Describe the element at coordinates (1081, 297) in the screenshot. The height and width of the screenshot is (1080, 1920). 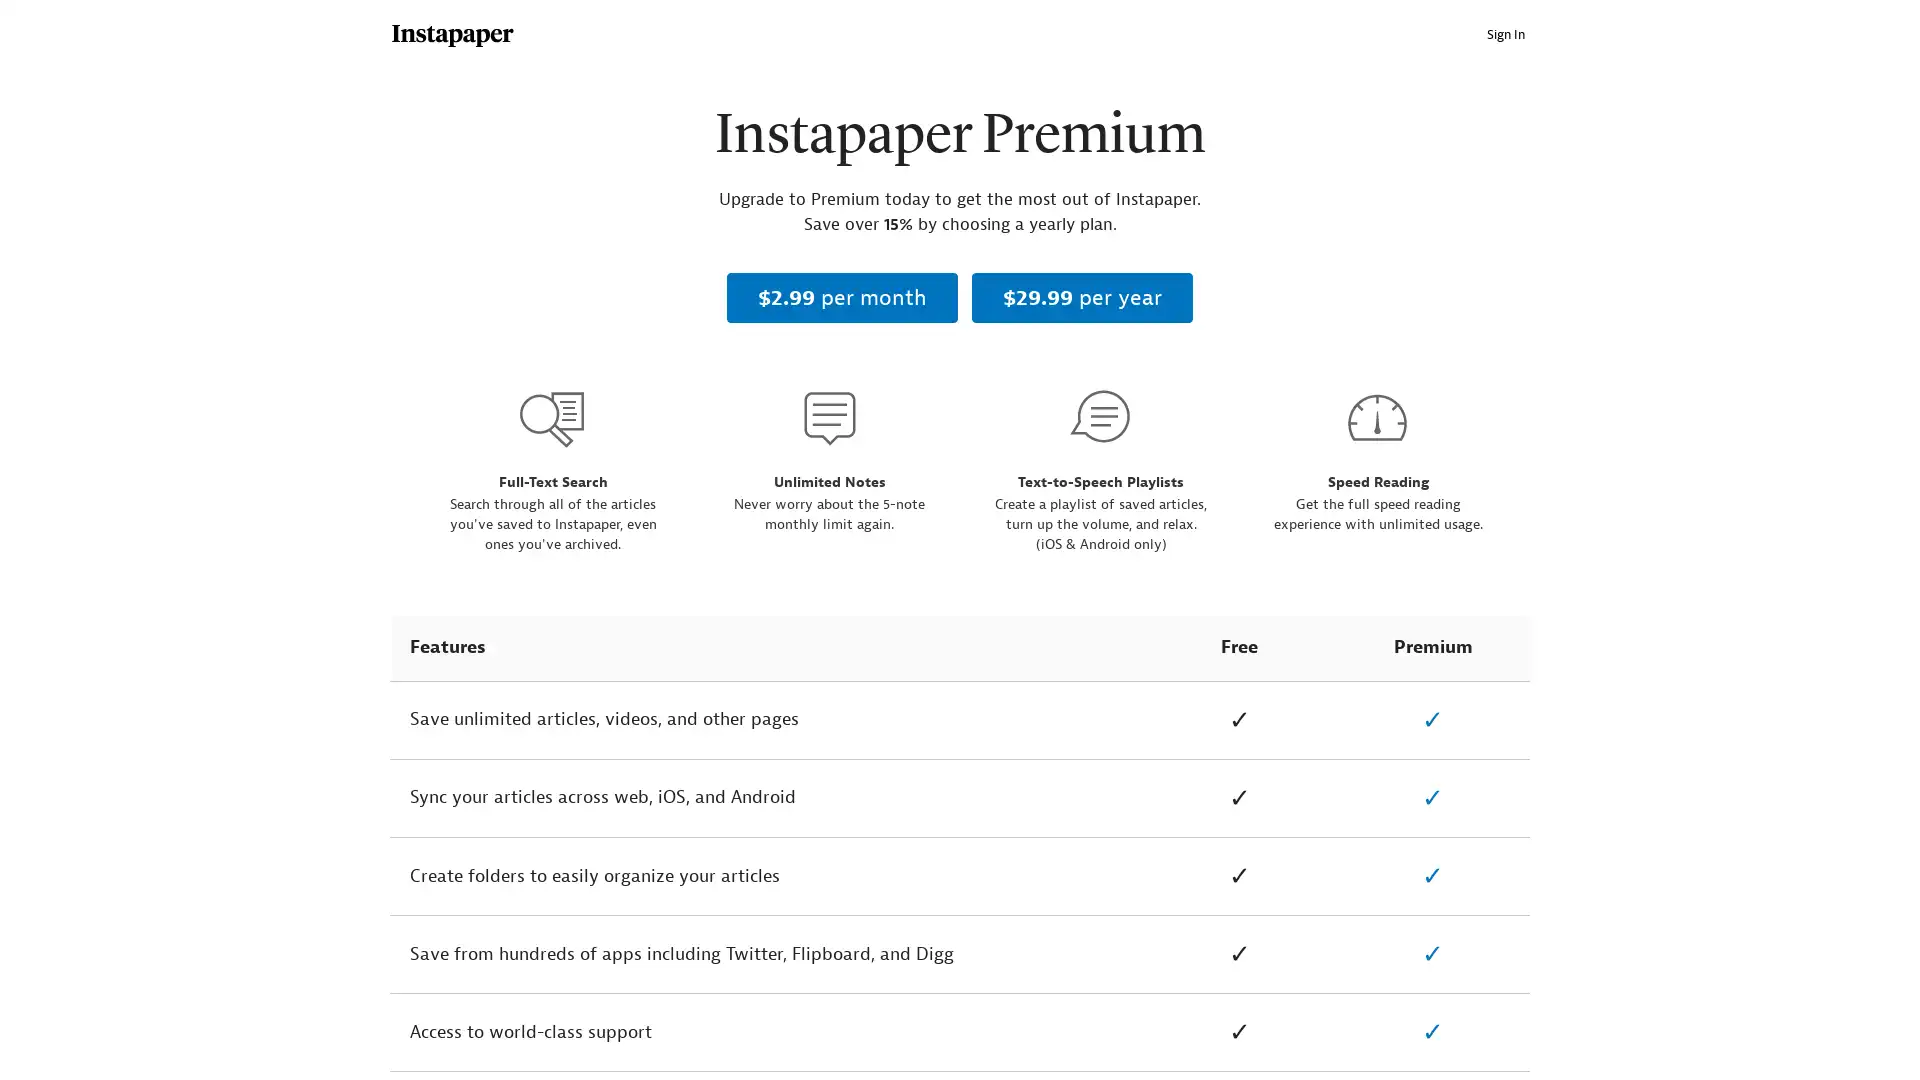
I see `$29.99 per year` at that location.